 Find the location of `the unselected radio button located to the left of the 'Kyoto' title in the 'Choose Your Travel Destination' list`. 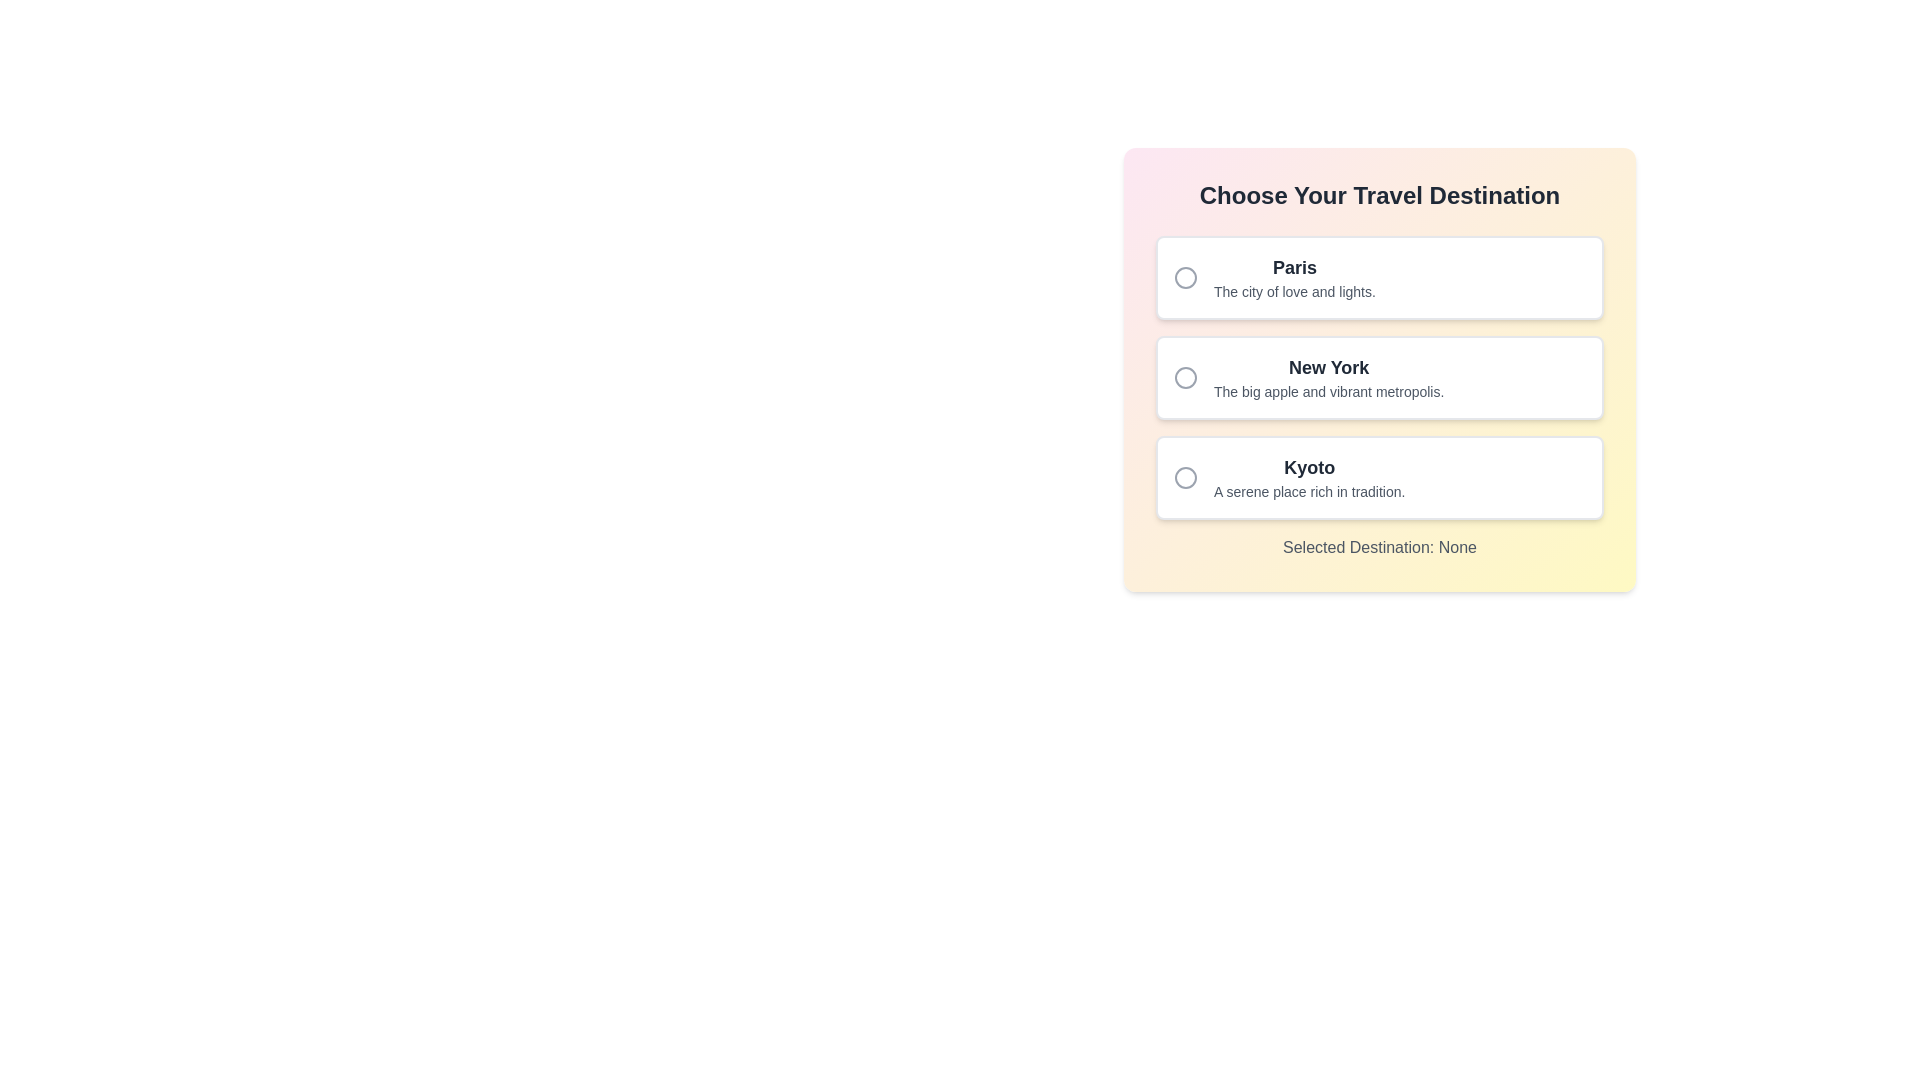

the unselected radio button located to the left of the 'Kyoto' title in the 'Choose Your Travel Destination' list is located at coordinates (1185, 478).